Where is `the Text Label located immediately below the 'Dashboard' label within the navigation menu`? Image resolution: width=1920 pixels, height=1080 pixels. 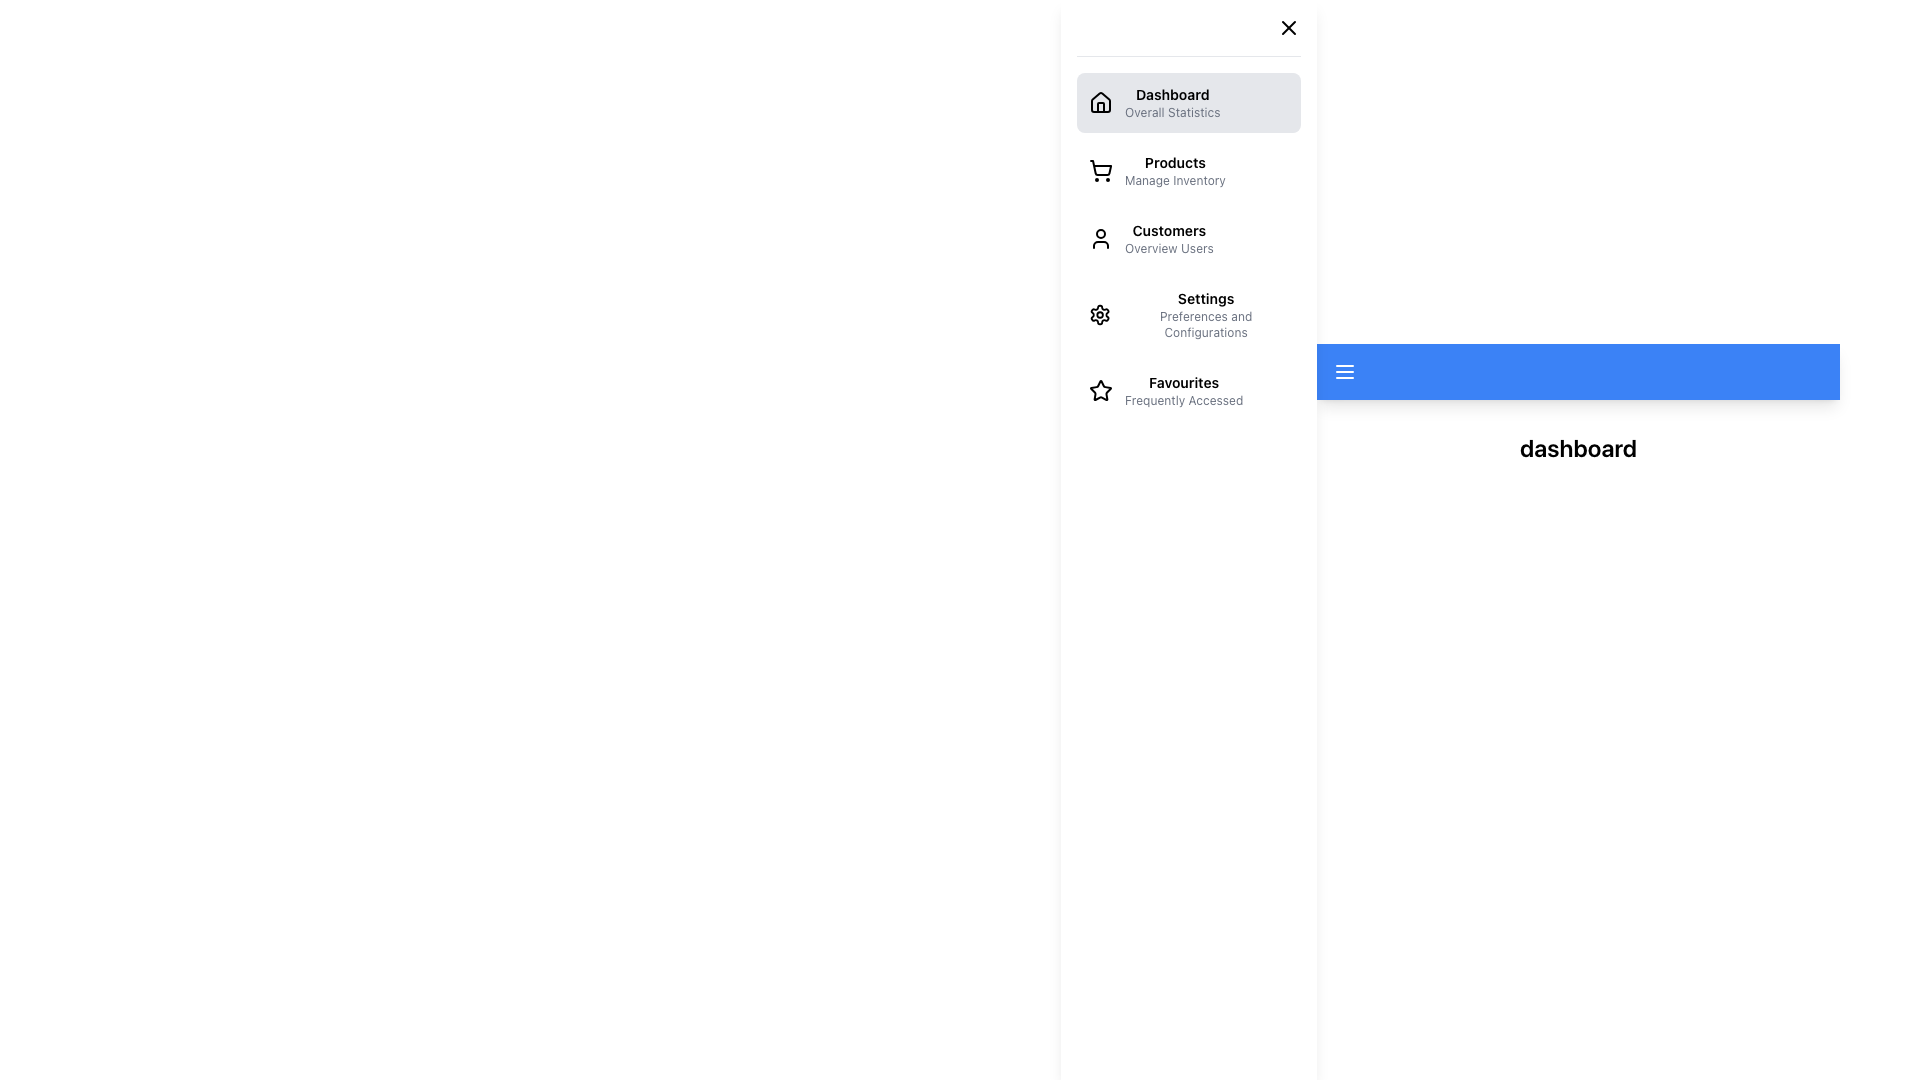 the Text Label located immediately below the 'Dashboard' label within the navigation menu is located at coordinates (1172, 112).